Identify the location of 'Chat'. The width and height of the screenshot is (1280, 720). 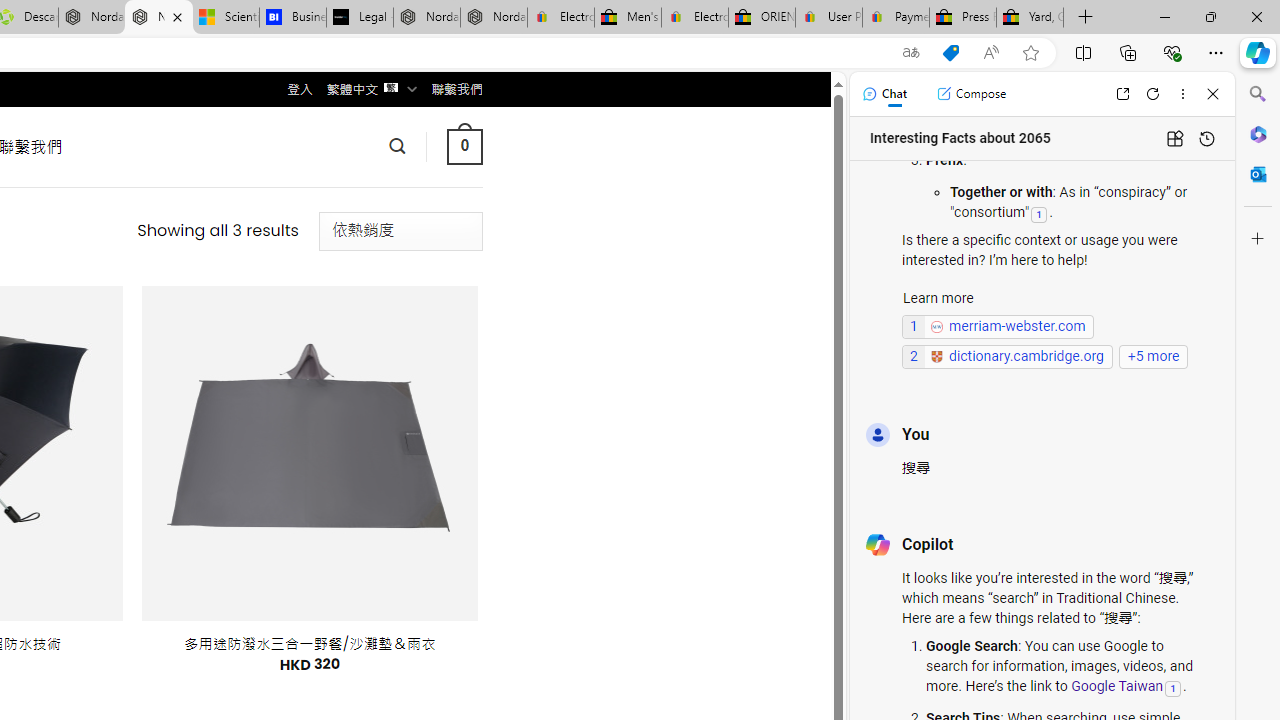
(883, 93).